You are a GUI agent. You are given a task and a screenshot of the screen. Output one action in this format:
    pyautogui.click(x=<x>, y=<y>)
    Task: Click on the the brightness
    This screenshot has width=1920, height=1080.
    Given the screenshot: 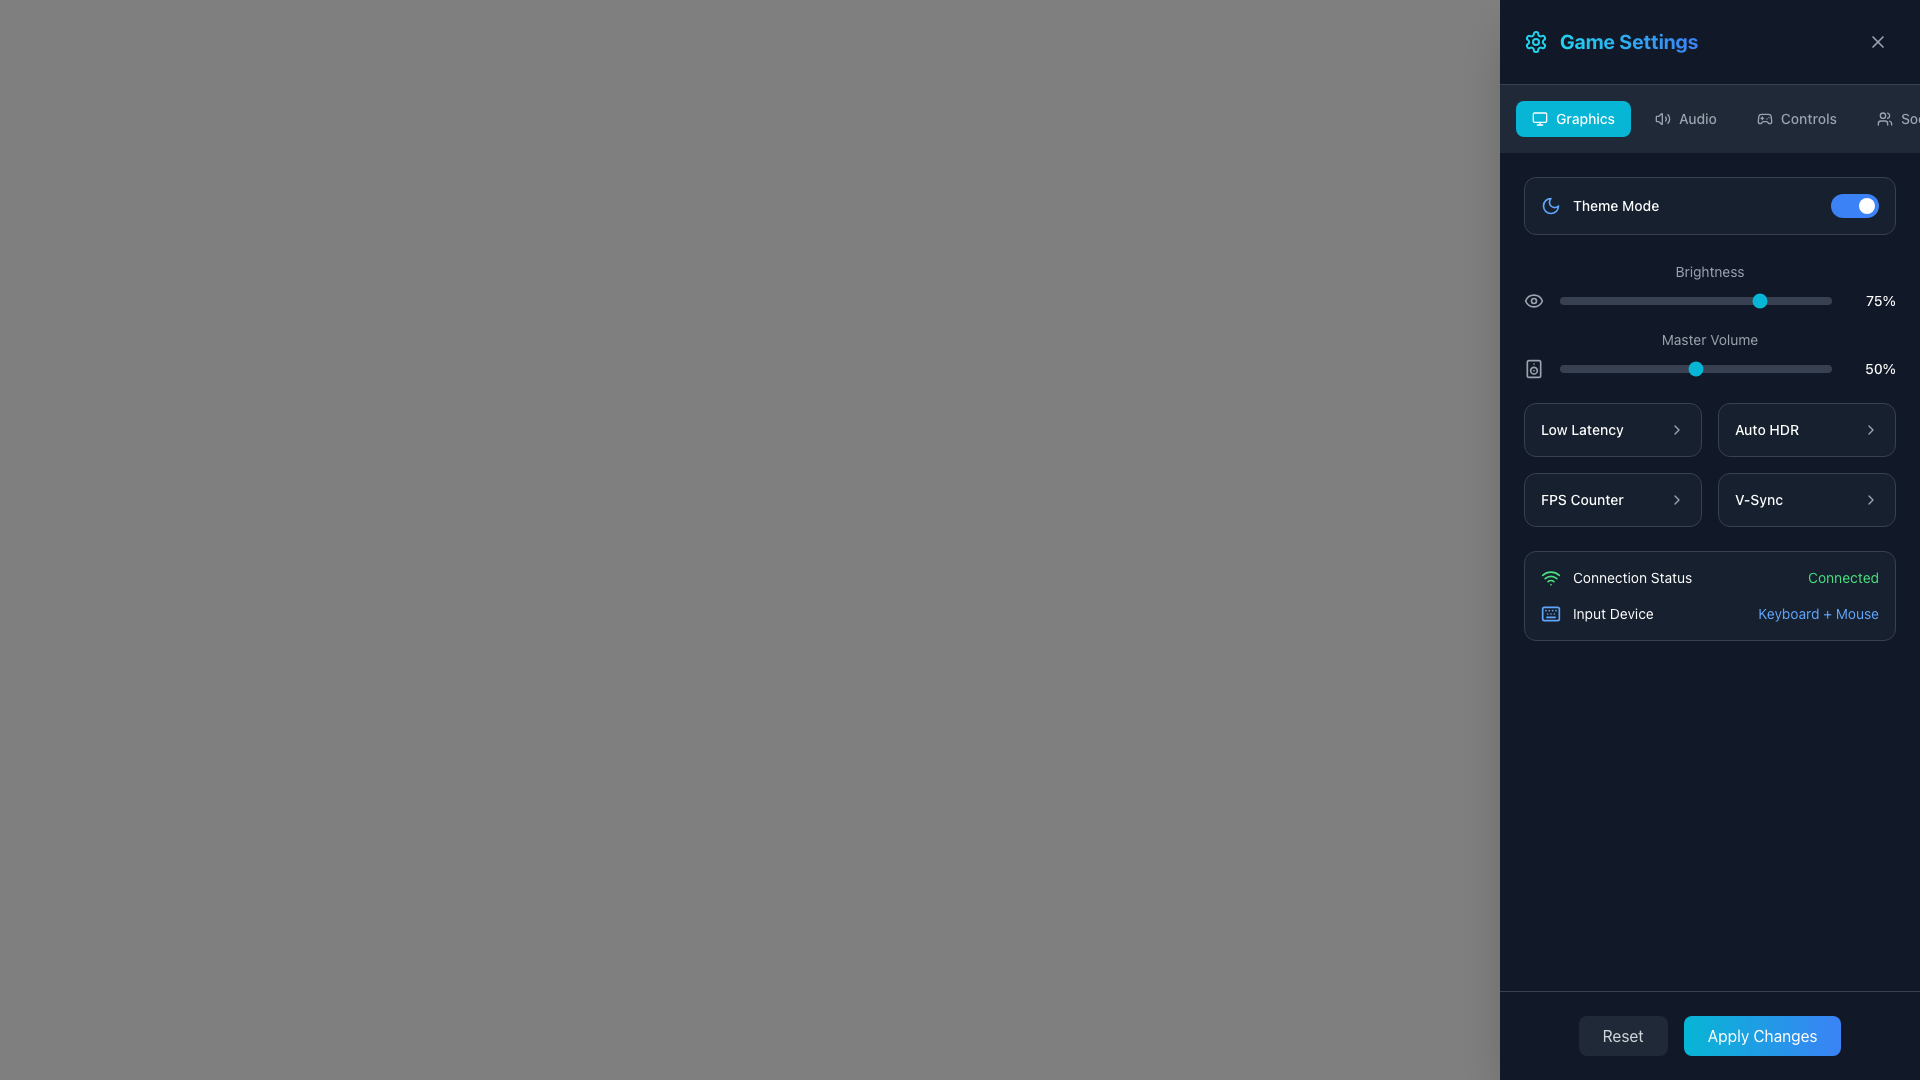 What is the action you would take?
    pyautogui.click(x=1657, y=300)
    